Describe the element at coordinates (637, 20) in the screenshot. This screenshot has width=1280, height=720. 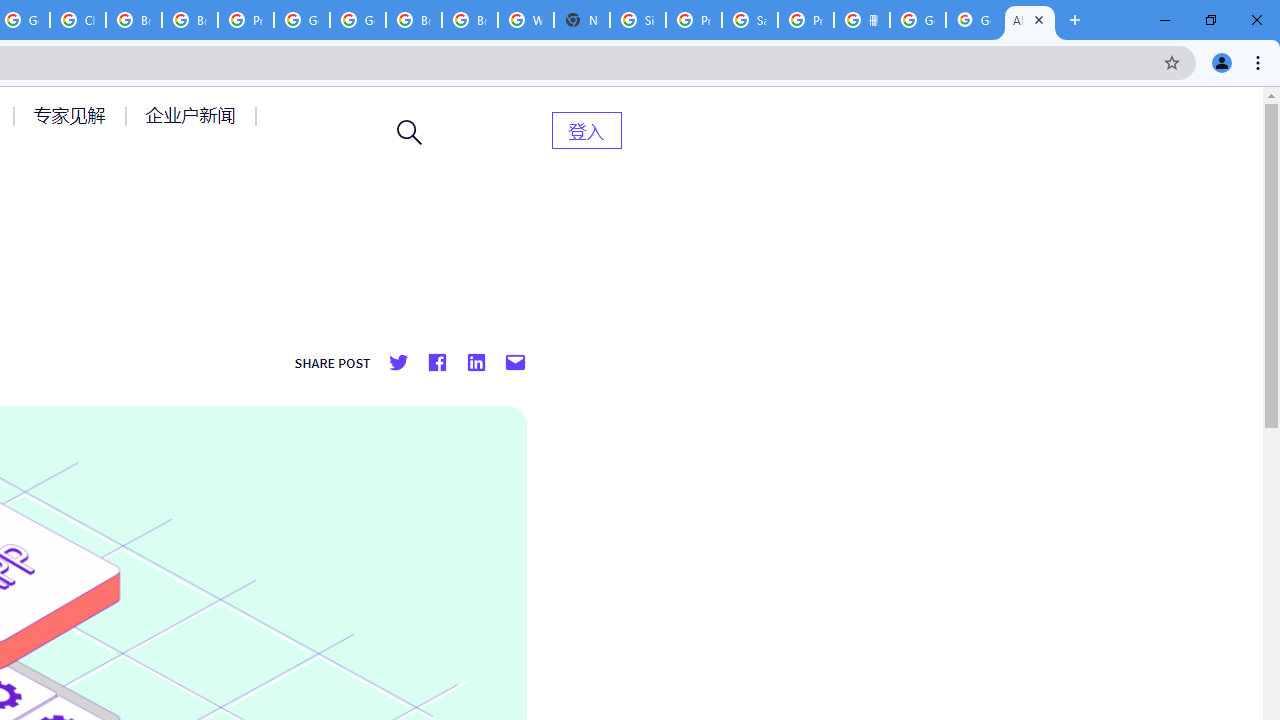
I see `'Sign in - Google Accounts'` at that location.